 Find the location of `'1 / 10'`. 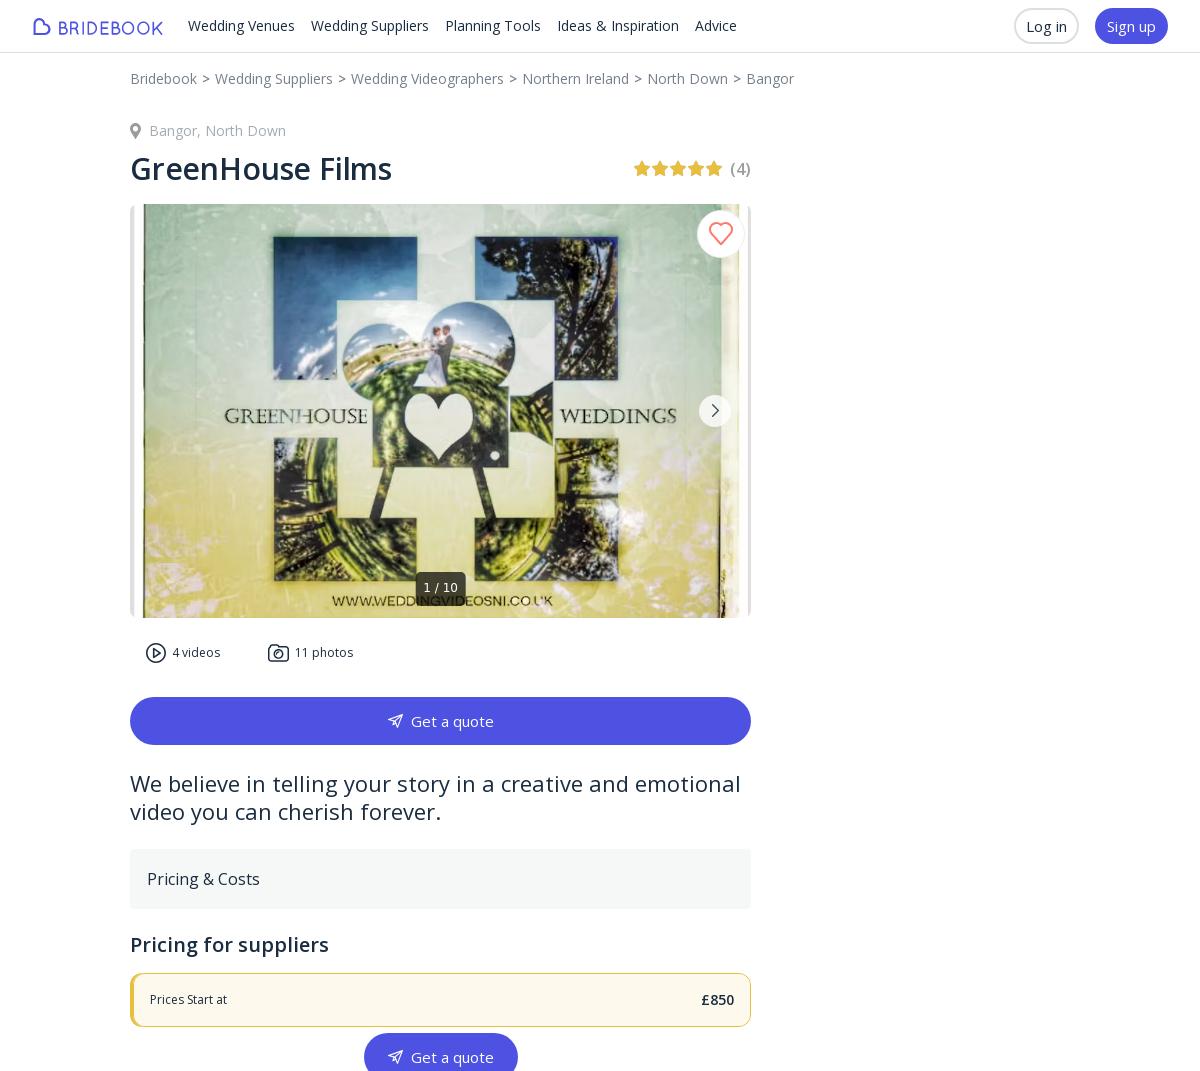

'1 / 10' is located at coordinates (440, 587).